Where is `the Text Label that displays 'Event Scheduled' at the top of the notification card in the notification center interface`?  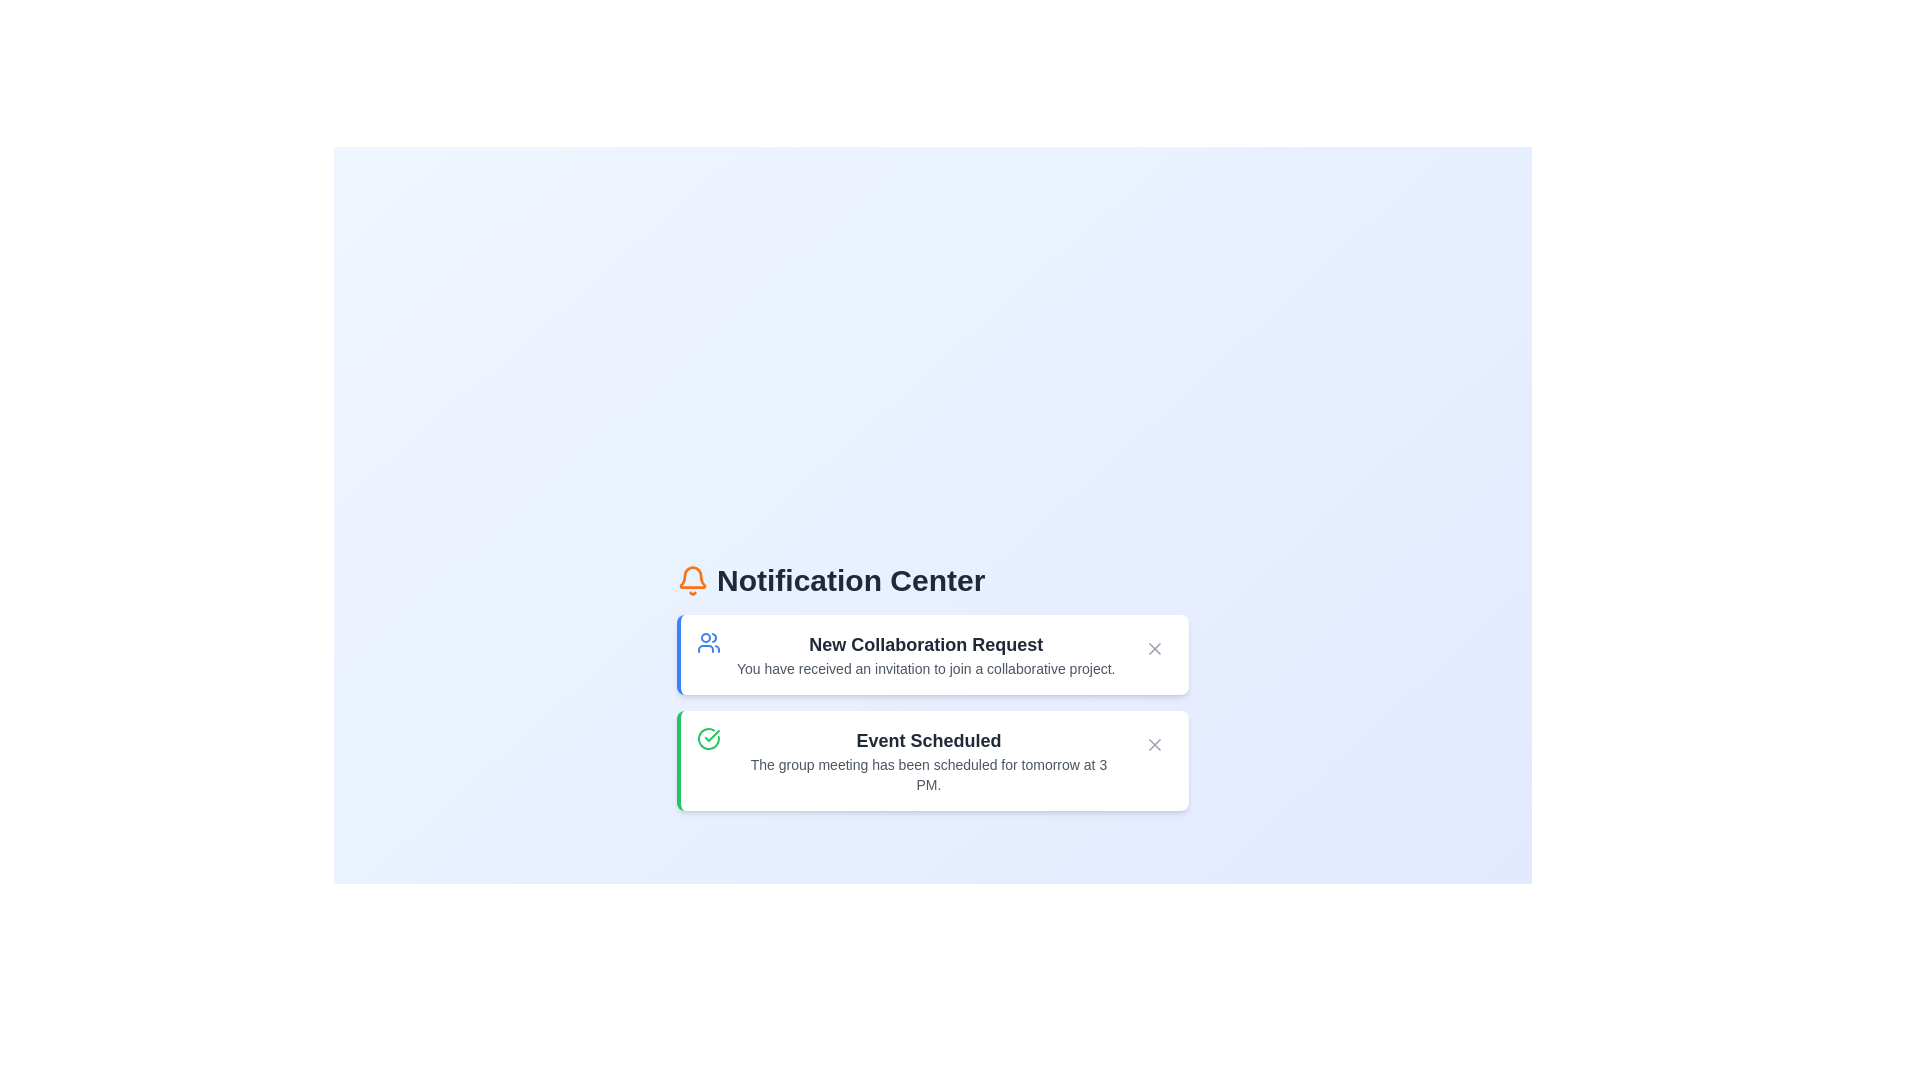 the Text Label that displays 'Event Scheduled' at the top of the notification card in the notification center interface is located at coordinates (927, 740).